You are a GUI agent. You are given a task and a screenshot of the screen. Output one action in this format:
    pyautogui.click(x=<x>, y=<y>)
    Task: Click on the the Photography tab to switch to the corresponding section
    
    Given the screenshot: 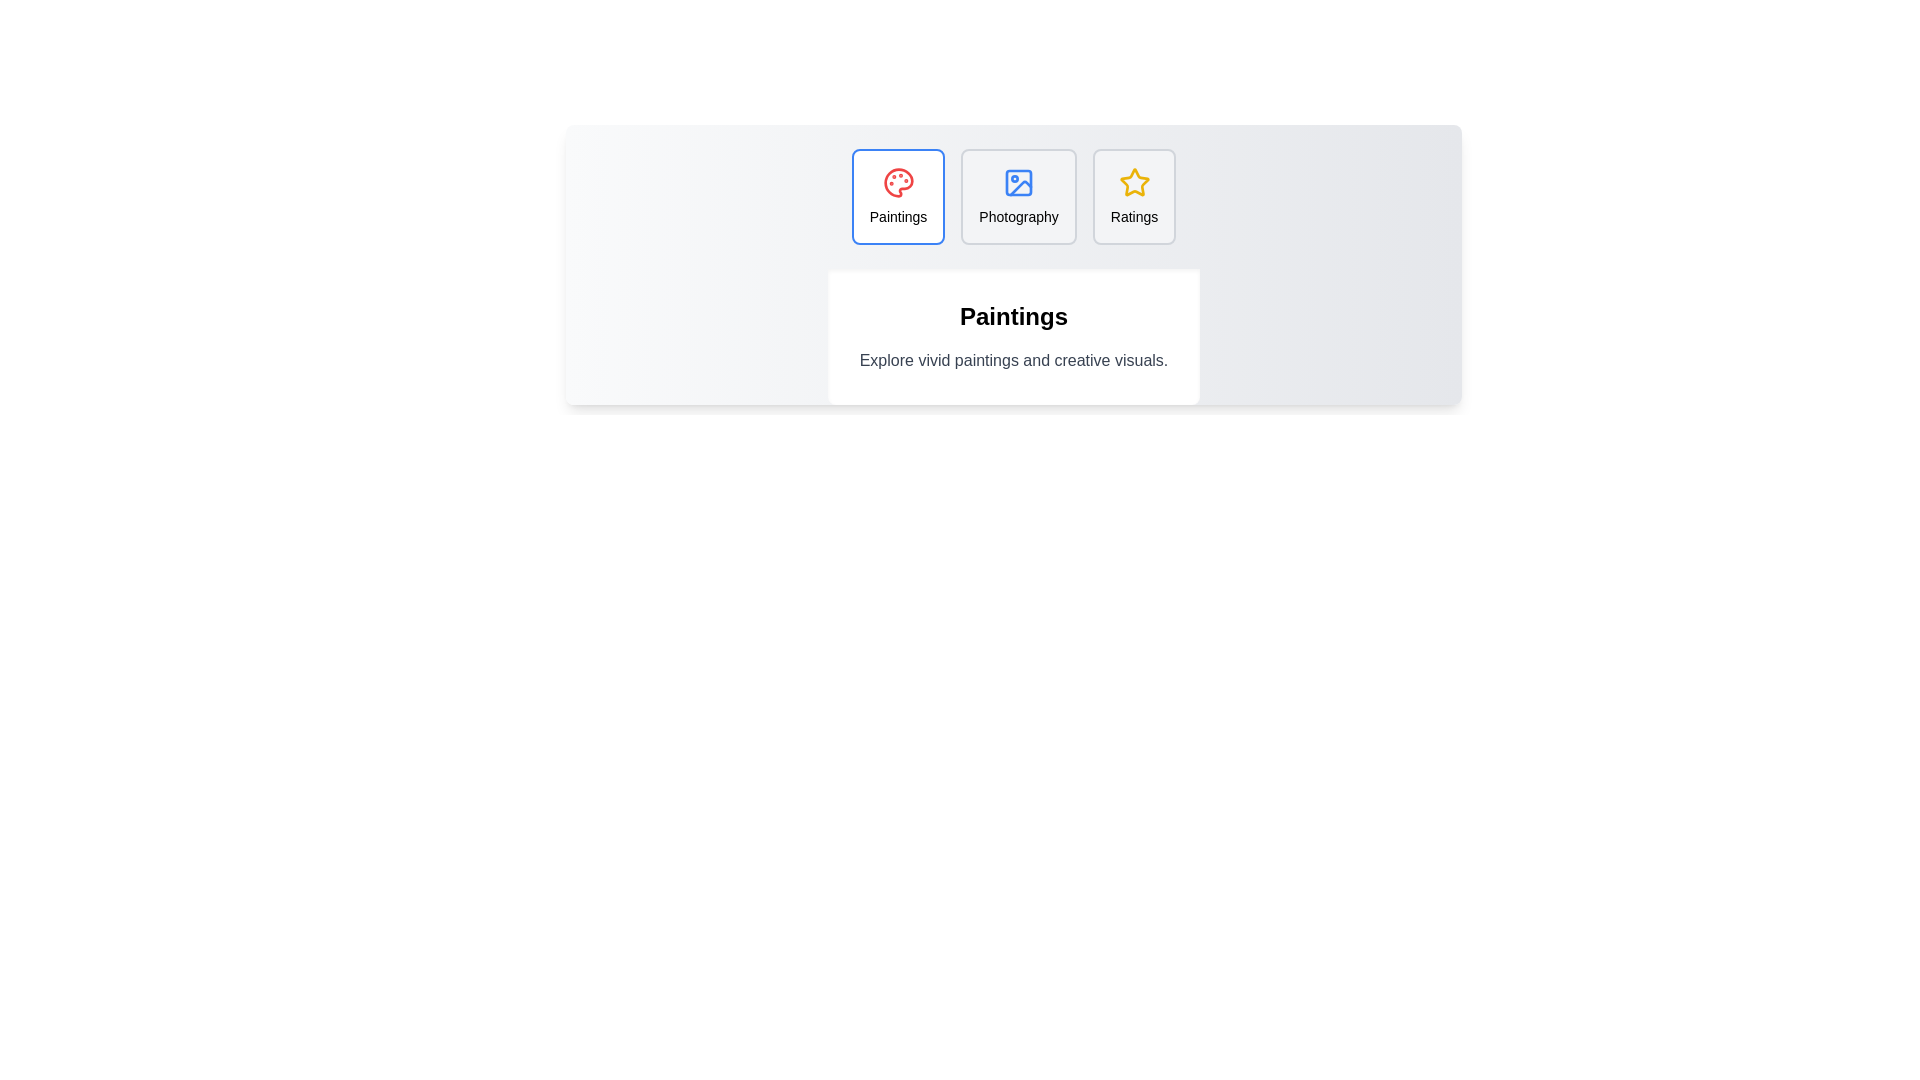 What is the action you would take?
    pyautogui.click(x=1019, y=196)
    